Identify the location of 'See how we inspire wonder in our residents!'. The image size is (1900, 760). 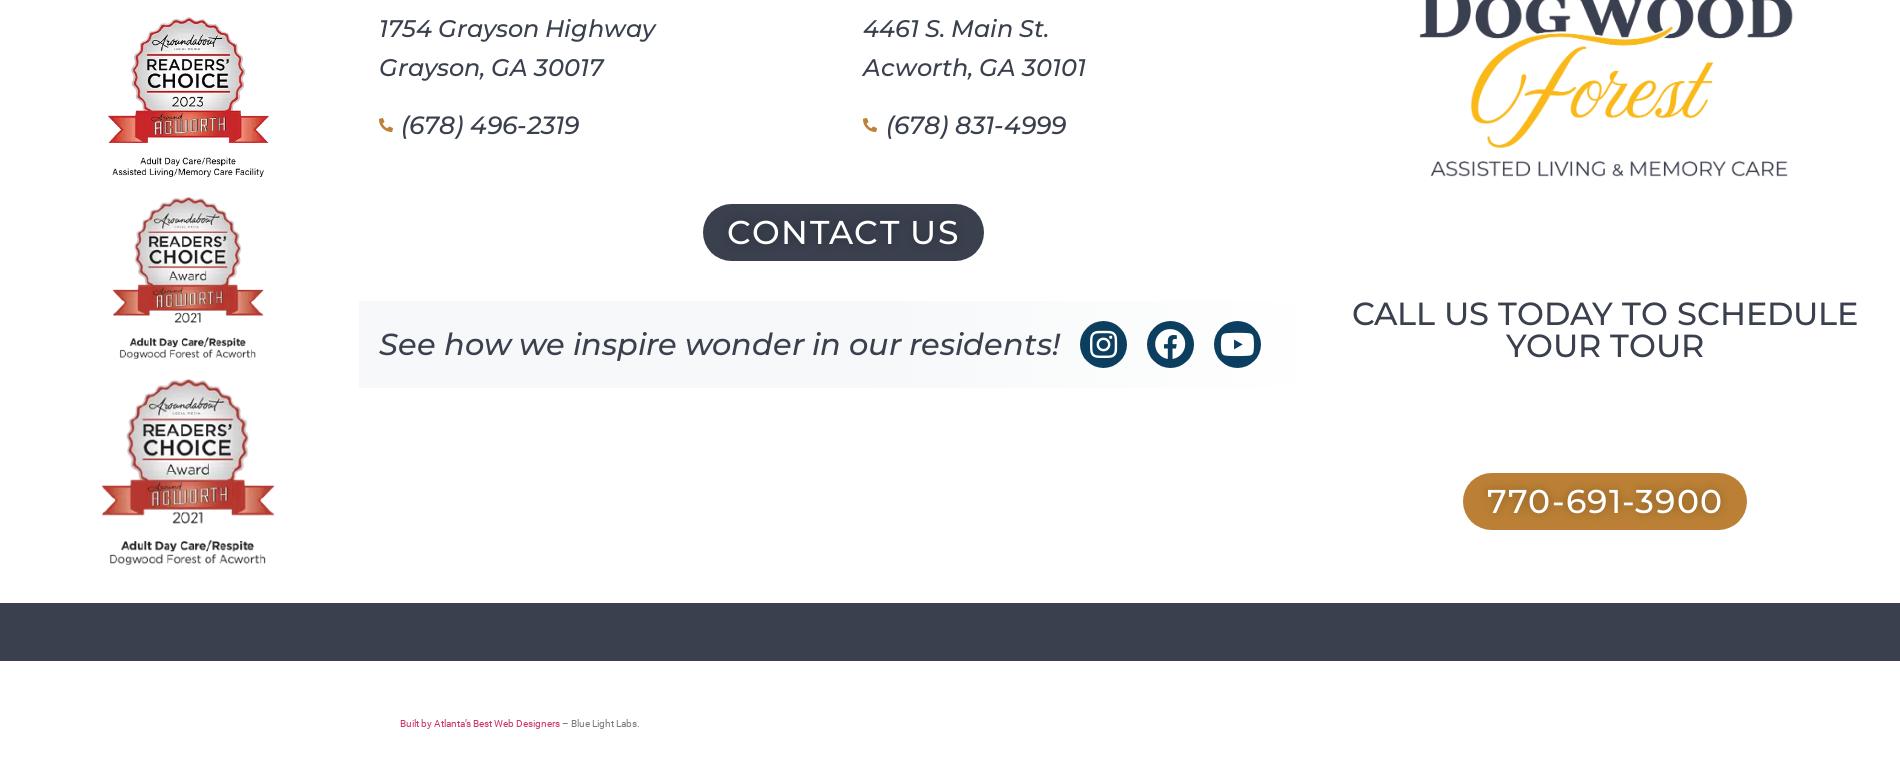
(376, 344).